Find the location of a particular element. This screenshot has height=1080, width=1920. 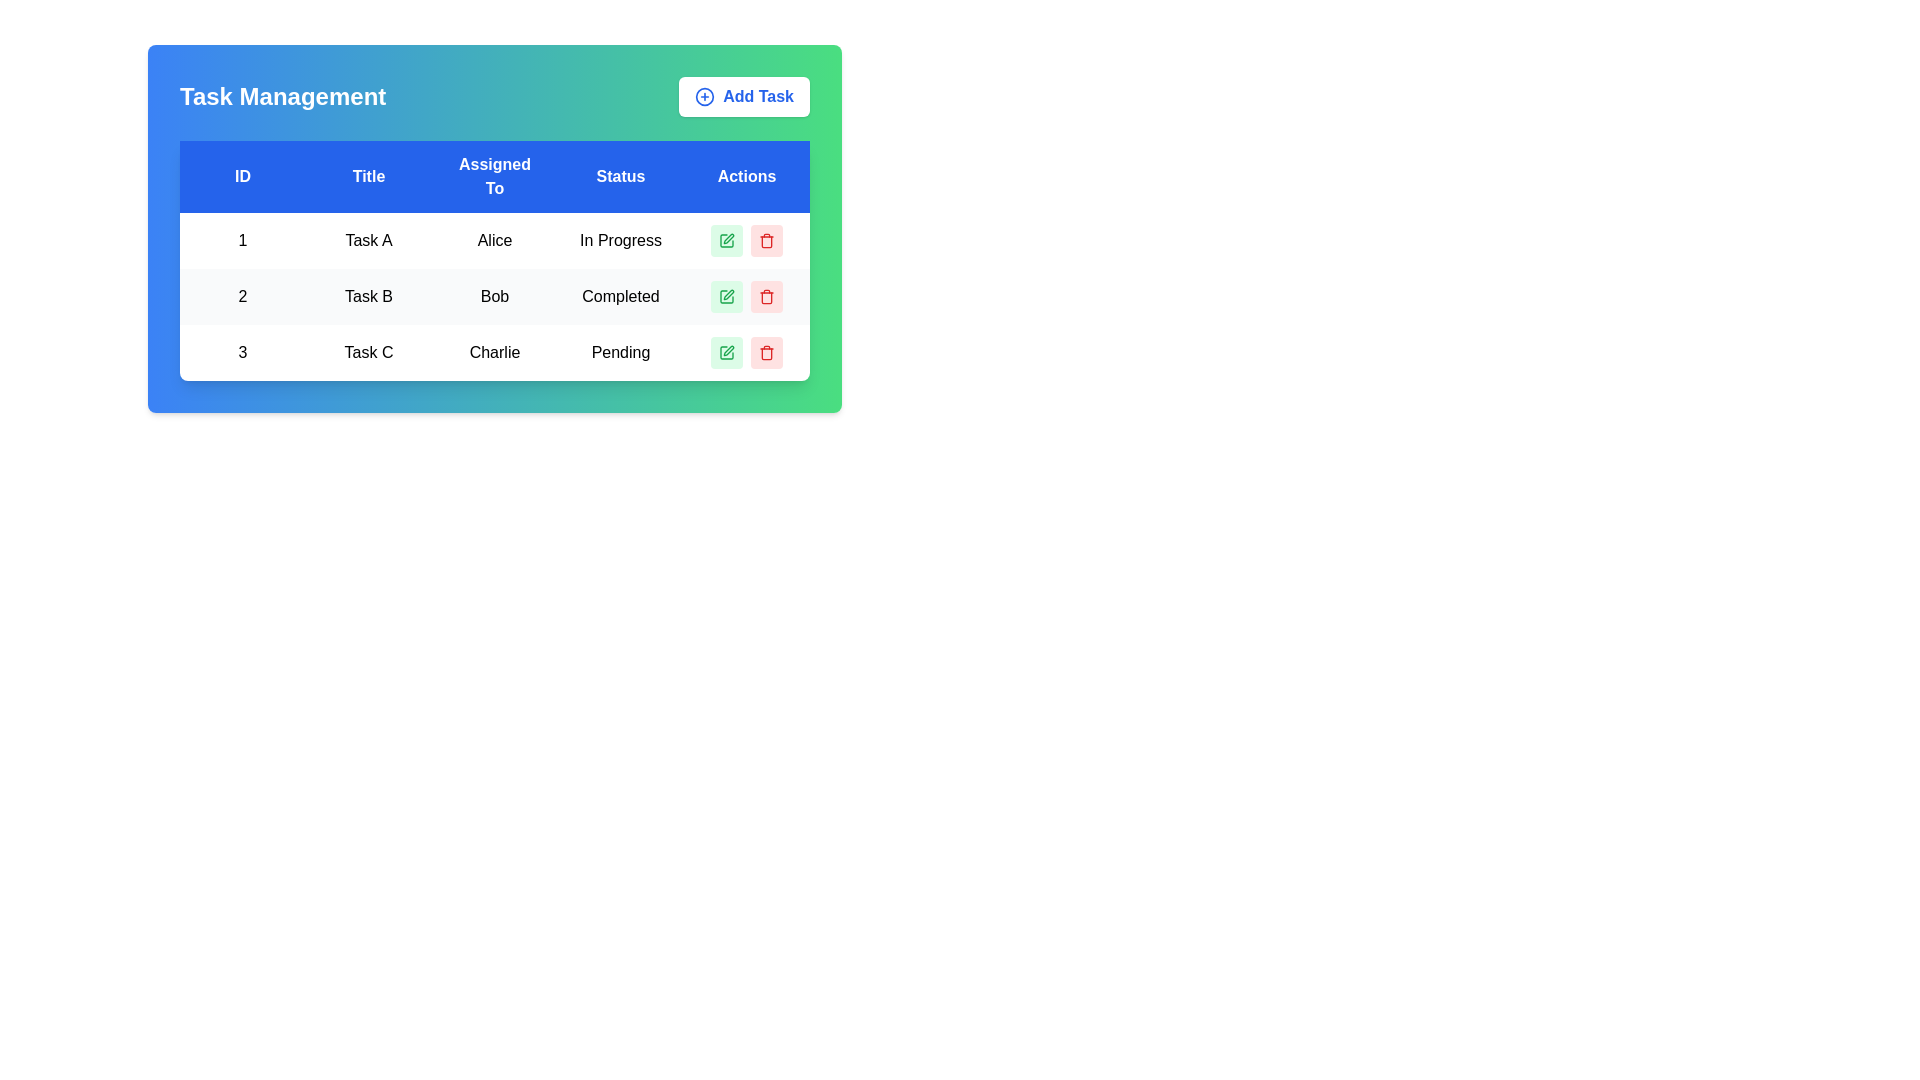

the delete icon in the 'Actions' column of the second row, which is represented by a trash can icon is located at coordinates (766, 297).